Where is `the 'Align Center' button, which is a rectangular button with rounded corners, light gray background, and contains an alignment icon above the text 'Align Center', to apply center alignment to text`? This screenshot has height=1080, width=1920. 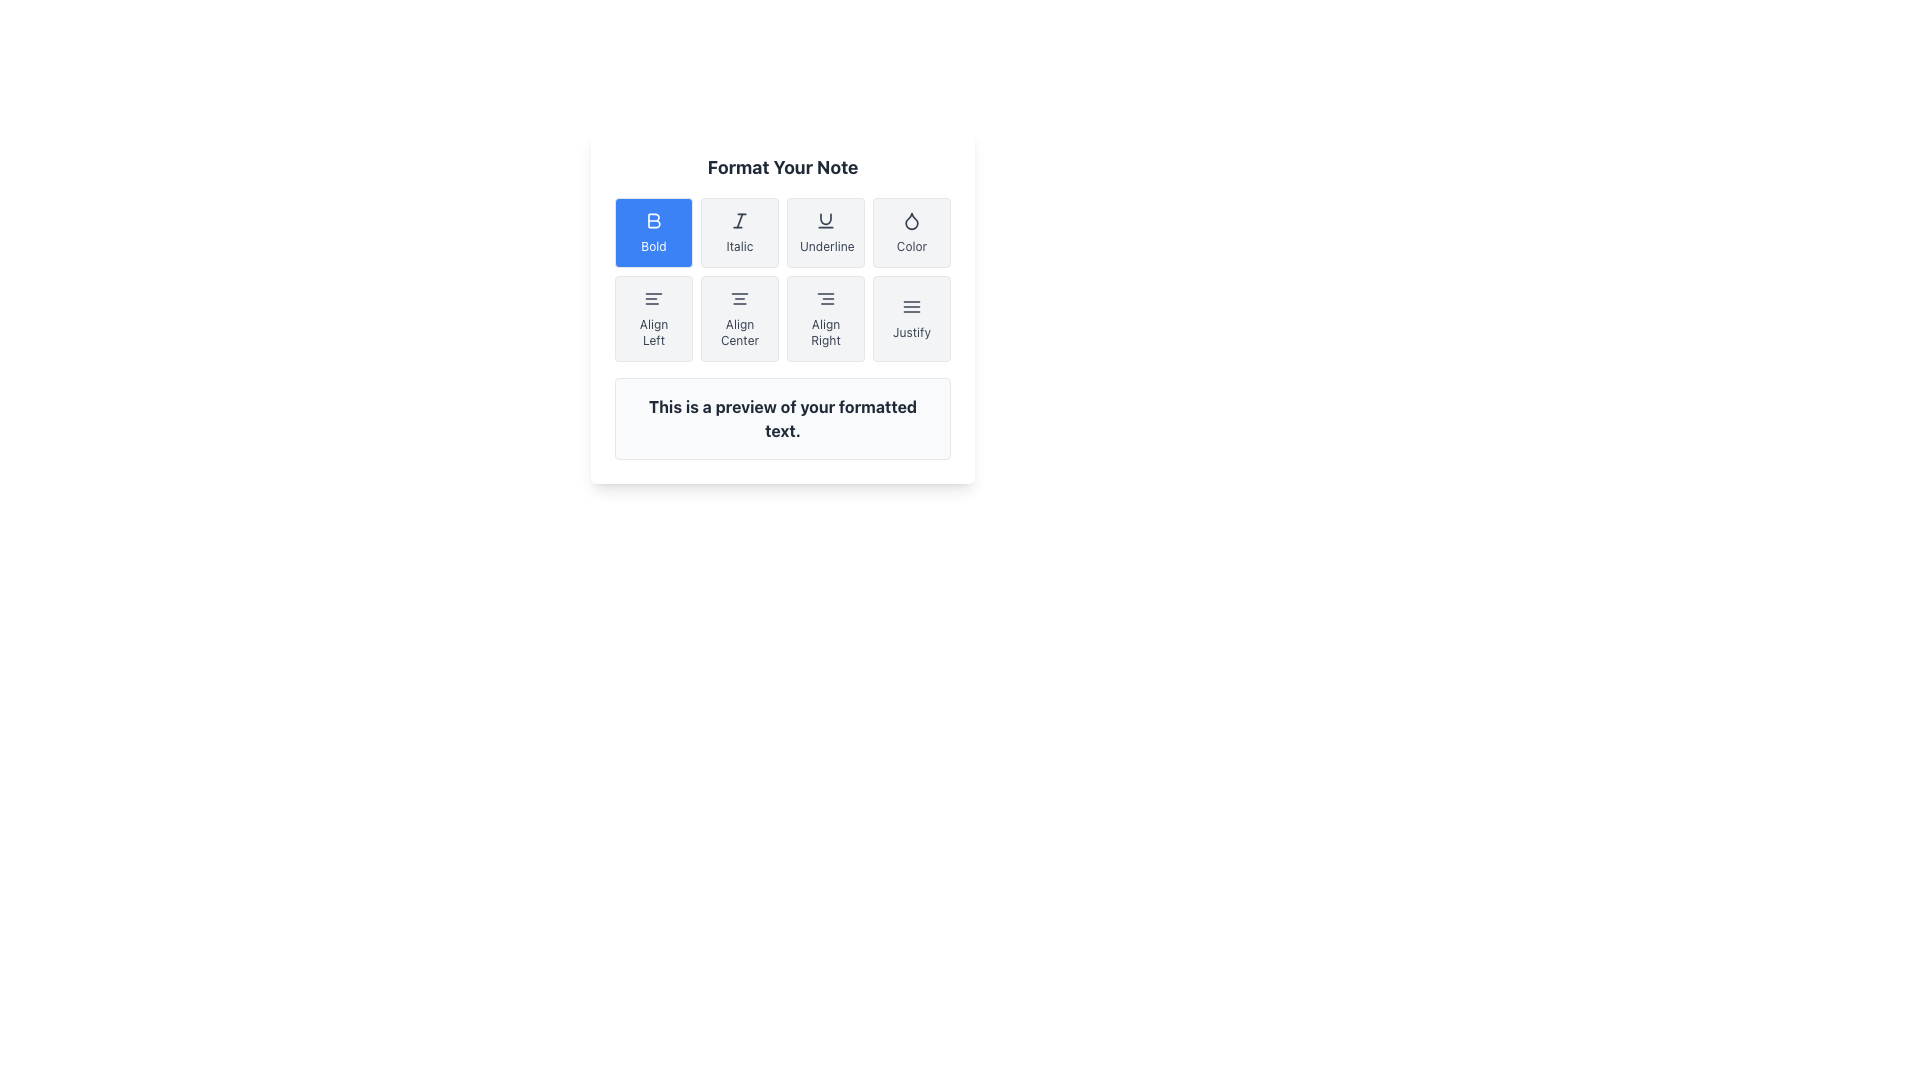
the 'Align Center' button, which is a rectangular button with rounded corners, light gray background, and contains an alignment icon above the text 'Align Center', to apply center alignment to text is located at coordinates (738, 318).